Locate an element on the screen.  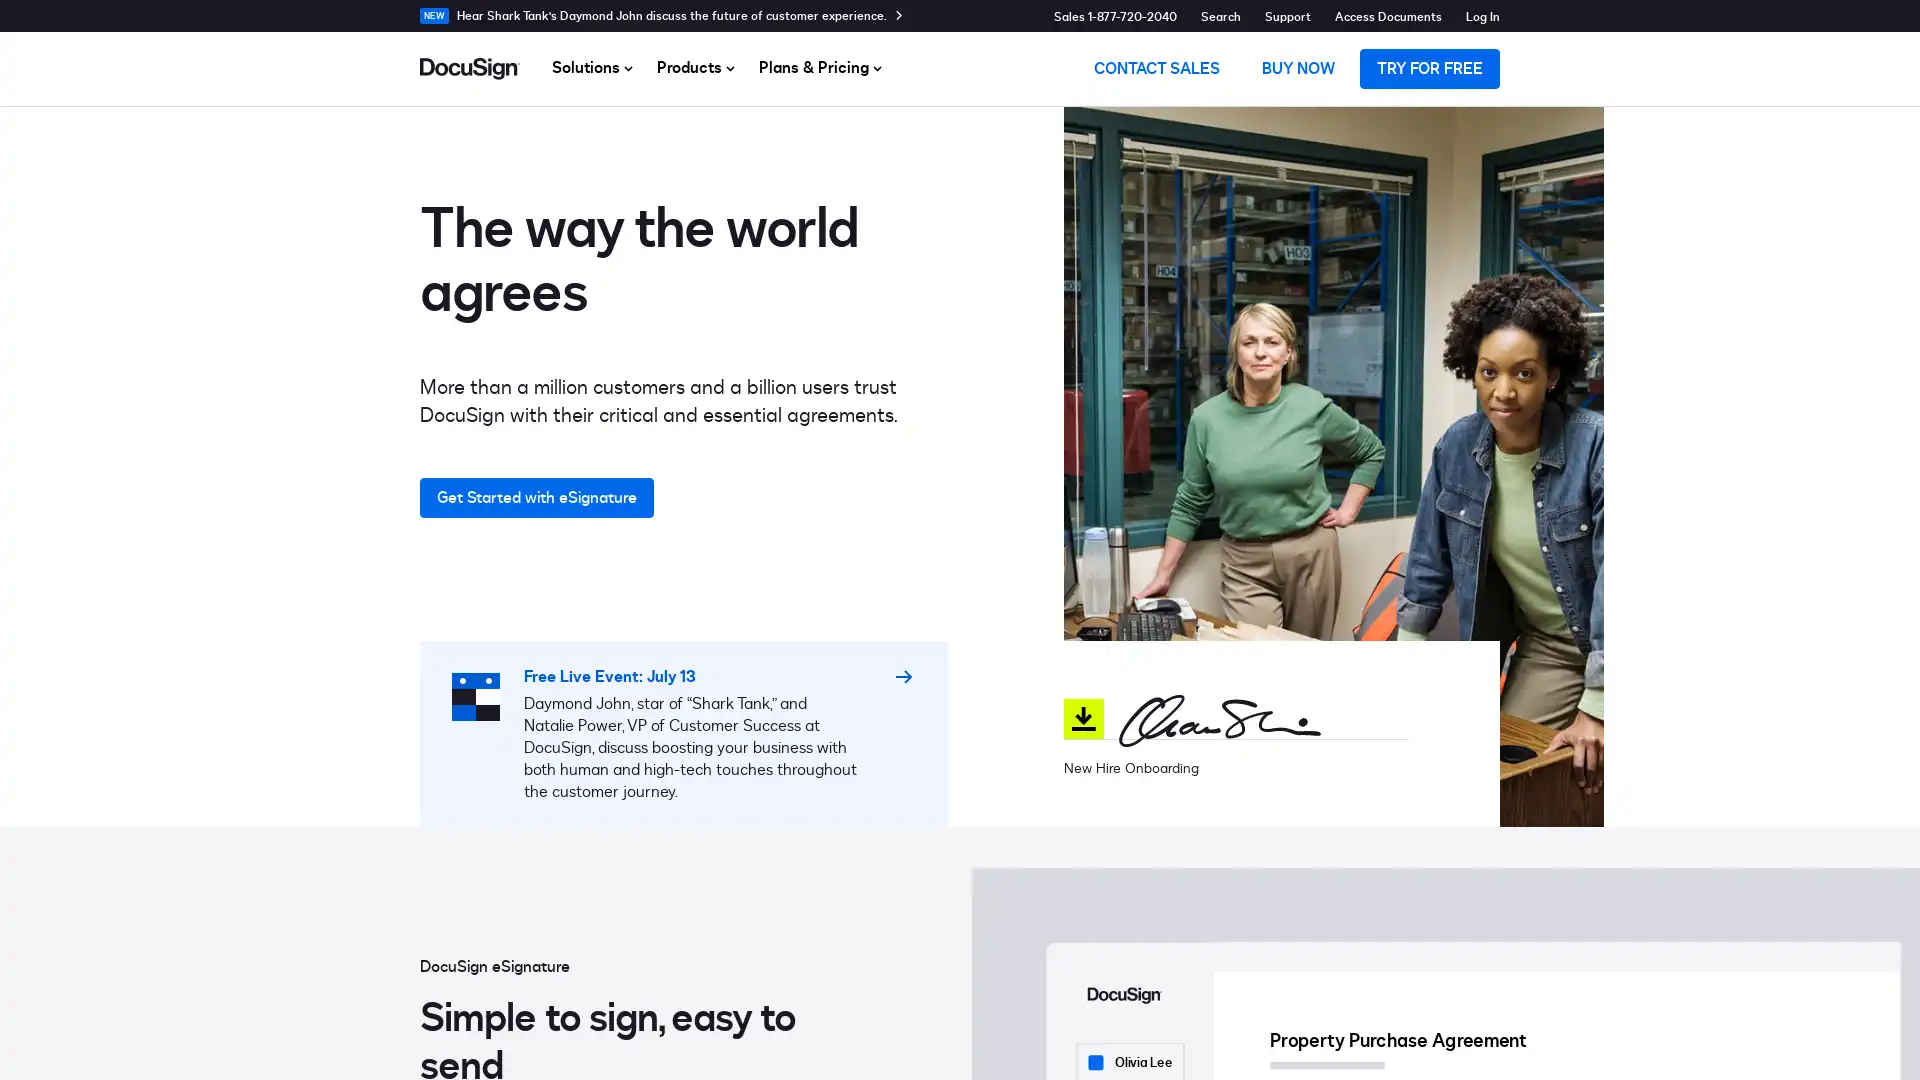
Solutions is located at coordinates (591, 68).